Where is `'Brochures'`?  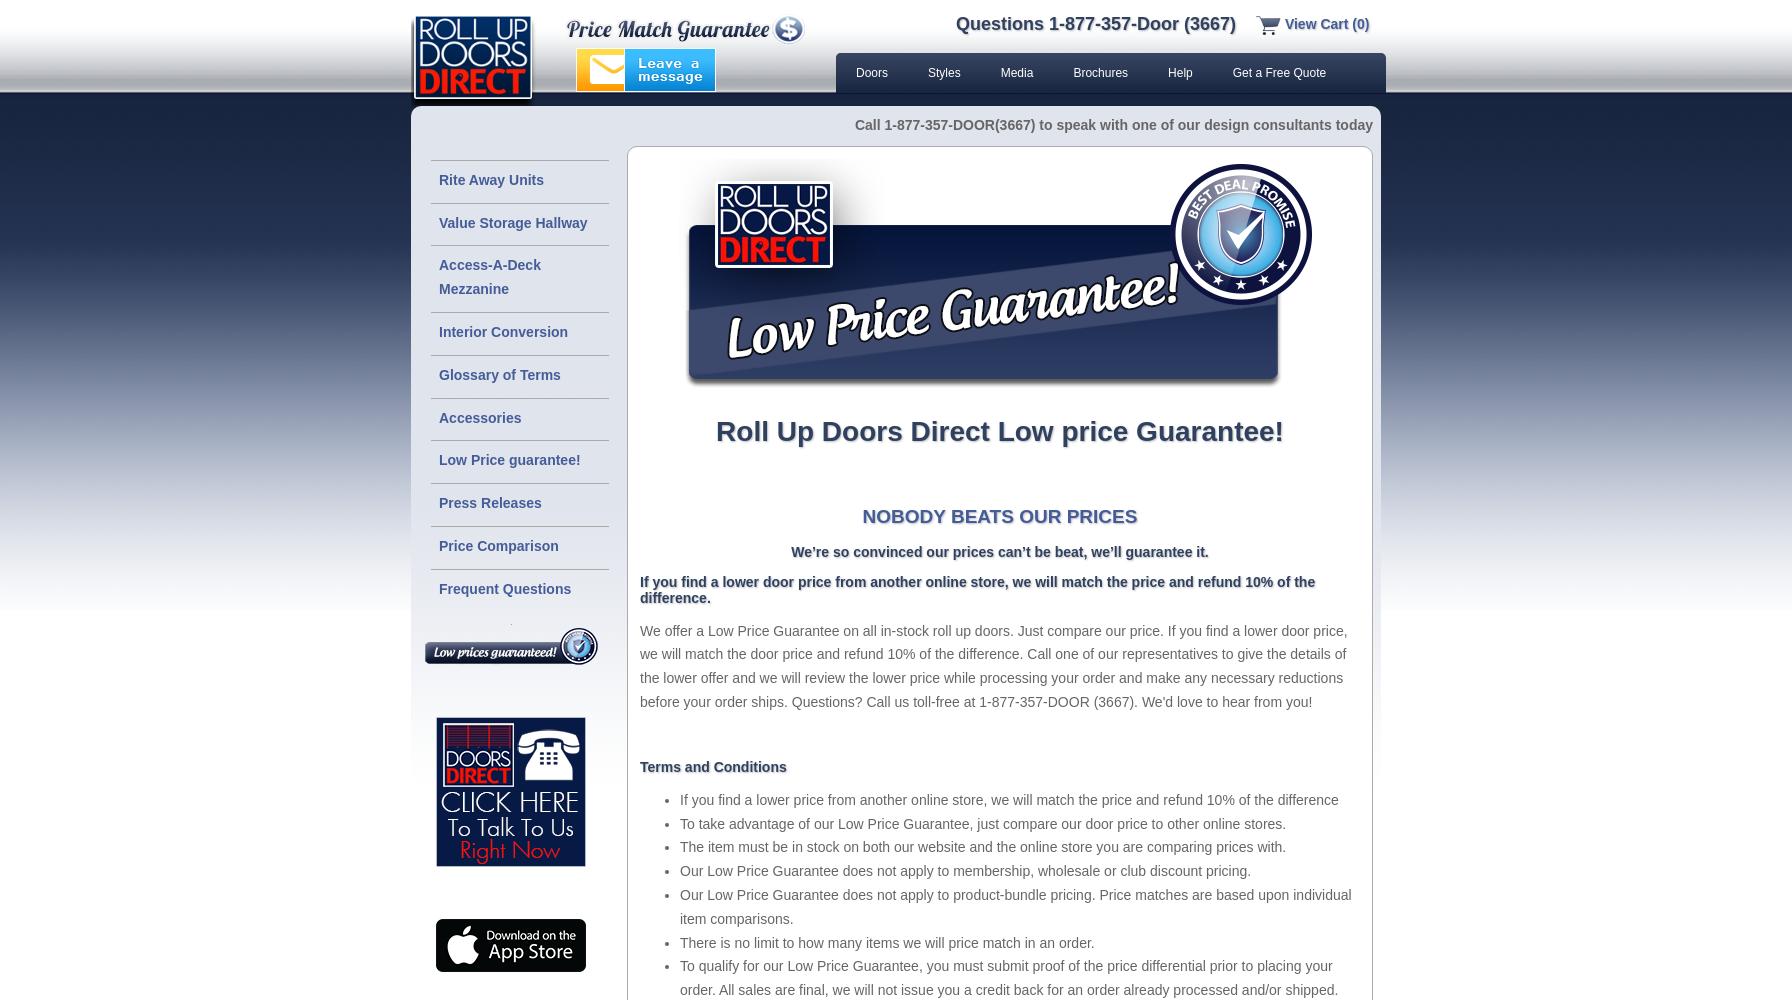 'Brochures' is located at coordinates (1100, 72).